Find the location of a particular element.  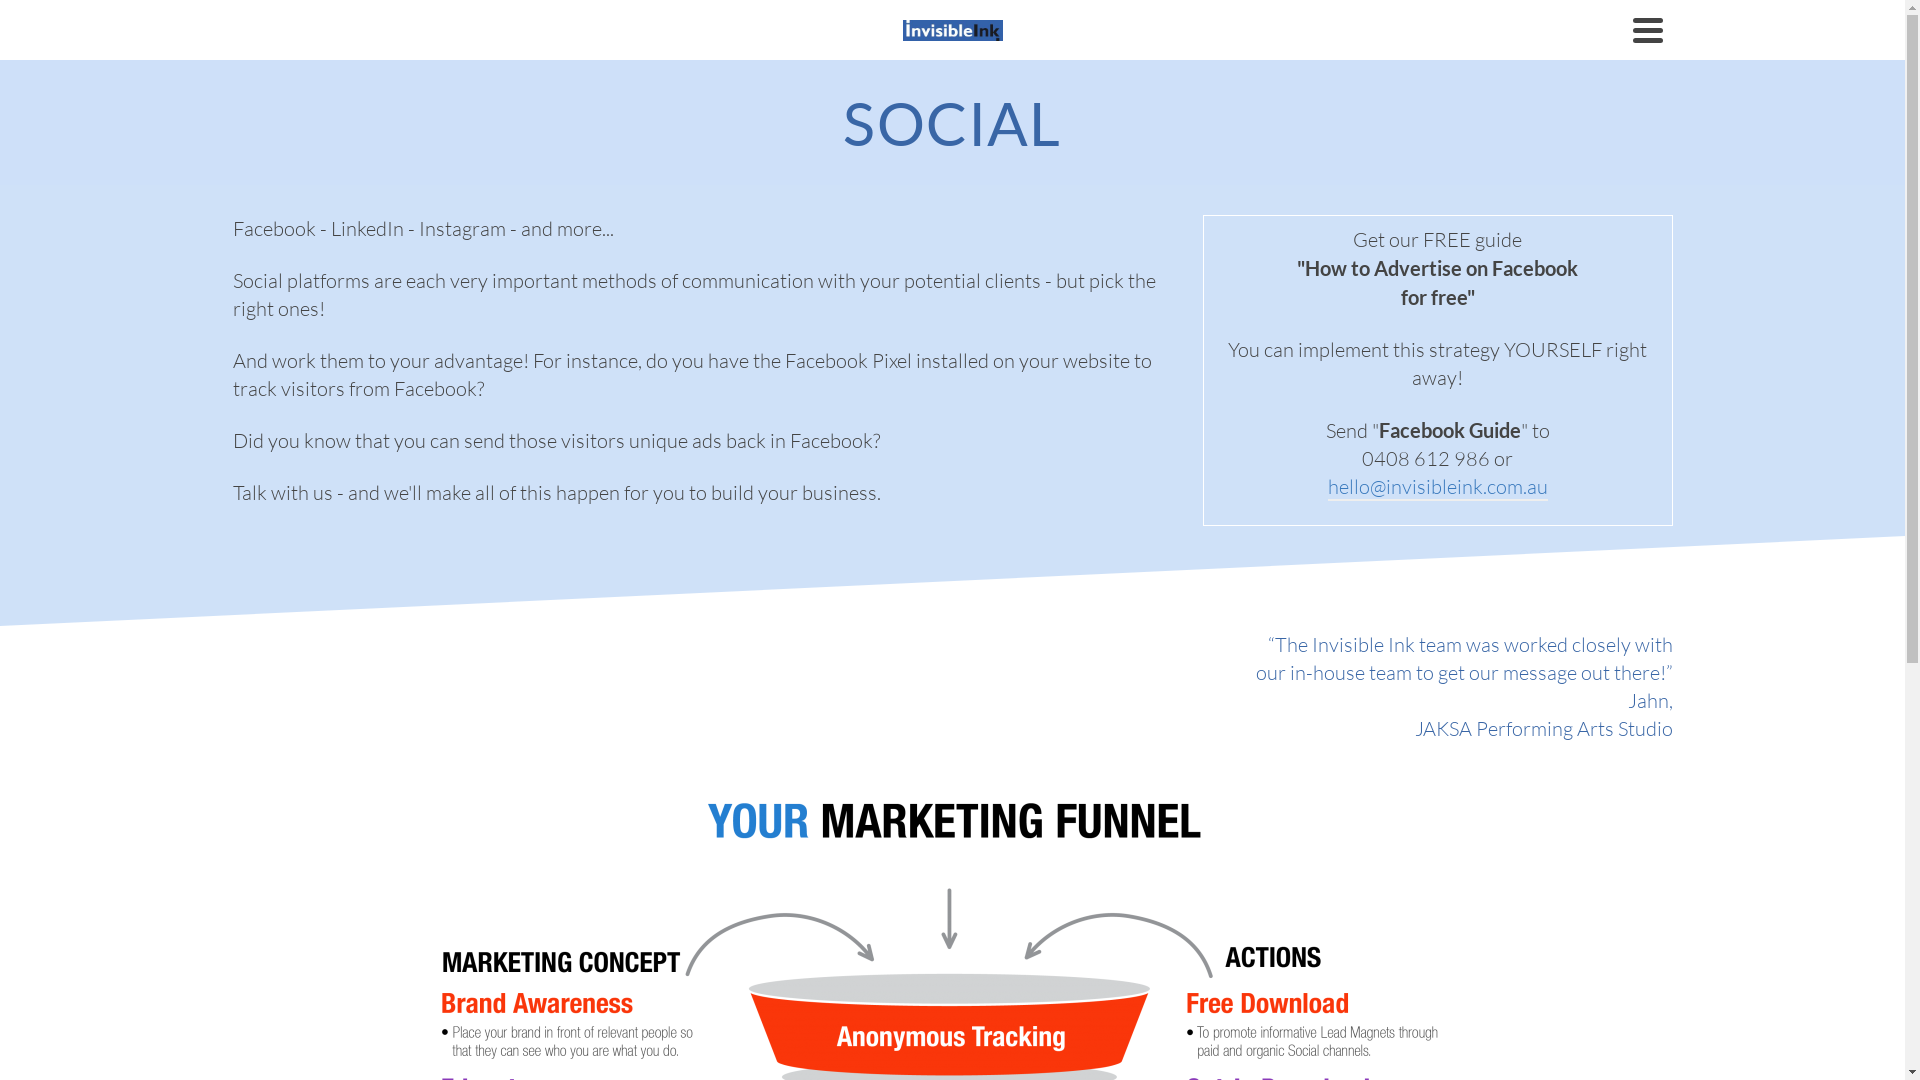

'hello@invisibleink.com.au' is located at coordinates (1437, 487).